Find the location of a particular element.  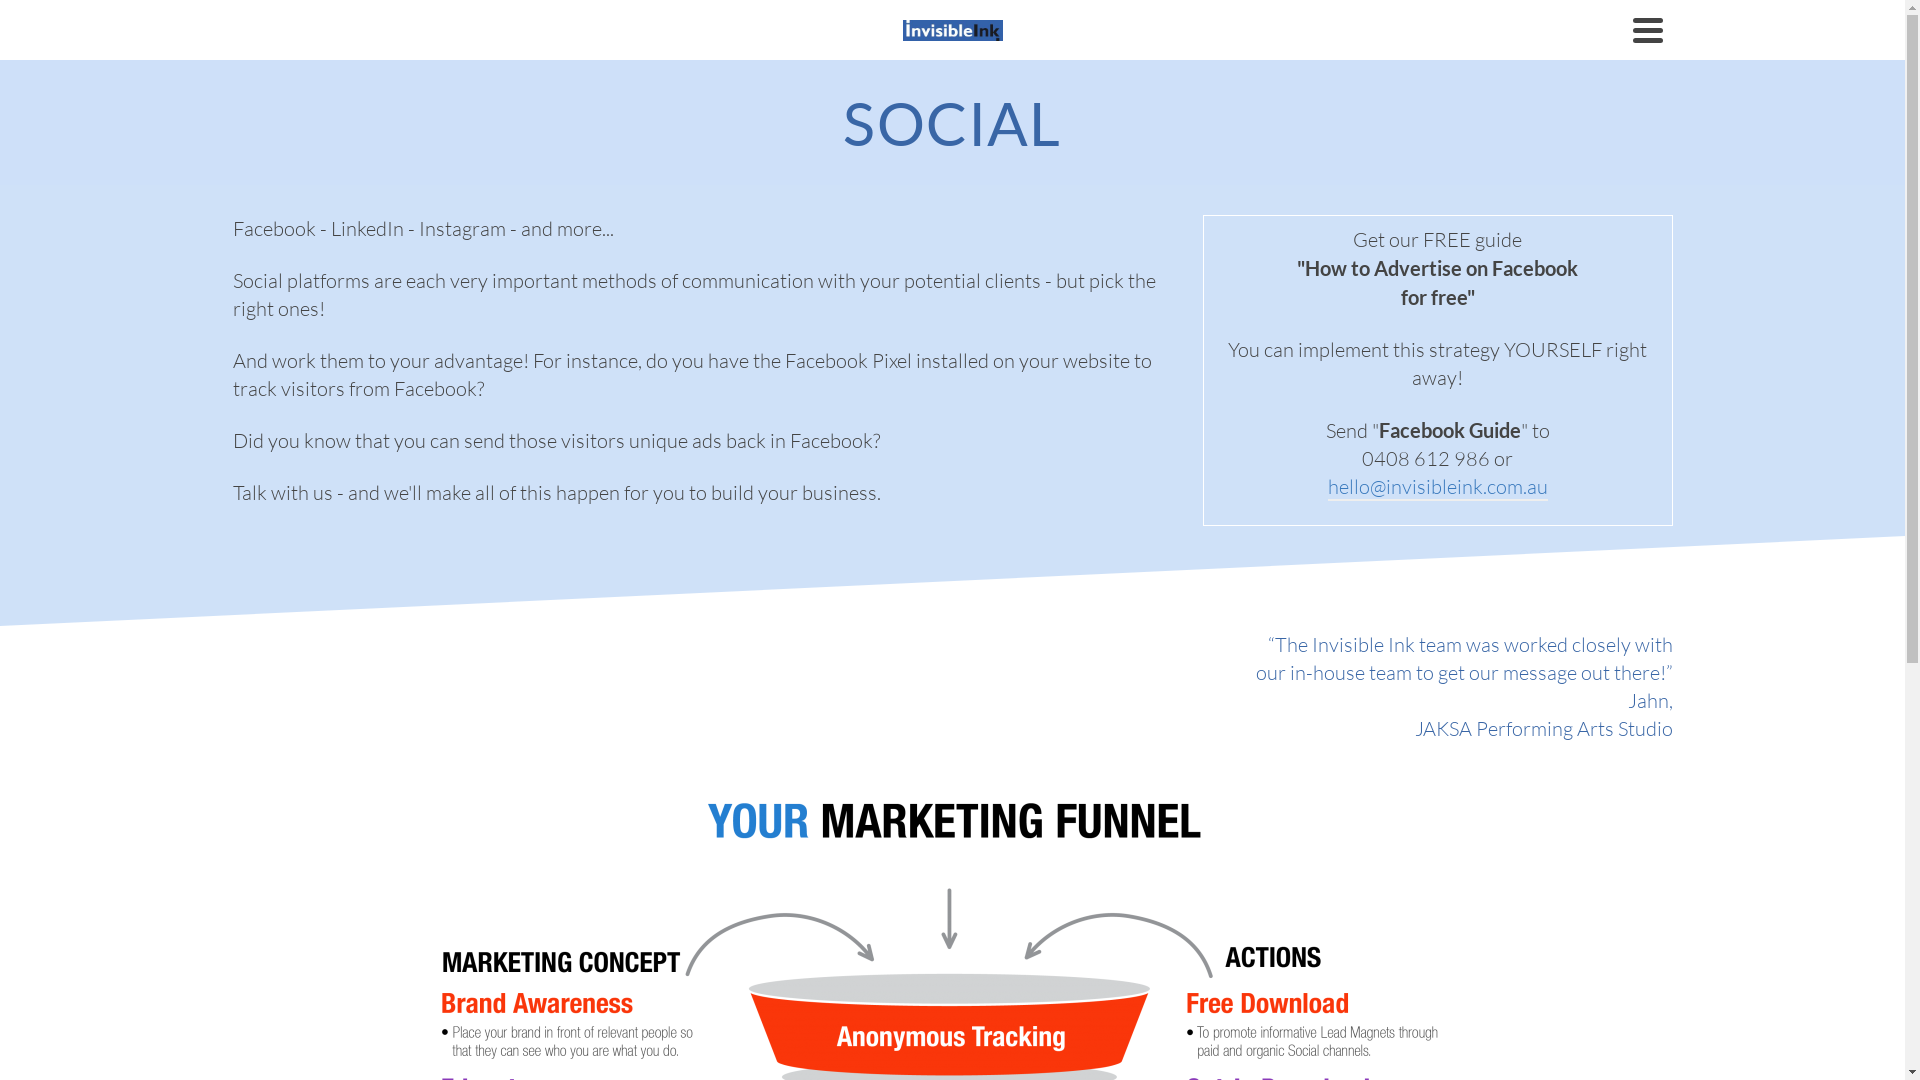

'hello@invisibleink.com.au' is located at coordinates (1437, 487).